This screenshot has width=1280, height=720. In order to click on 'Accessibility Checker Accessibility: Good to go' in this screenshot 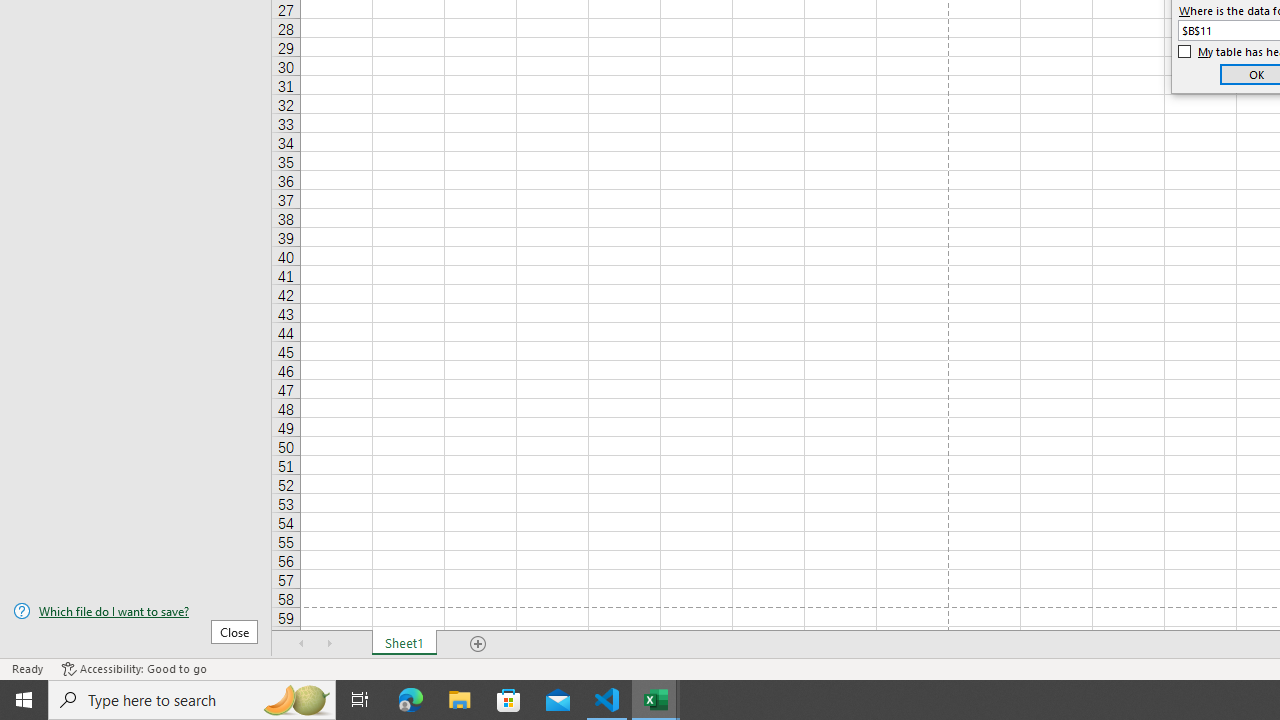, I will do `click(133, 669)`.